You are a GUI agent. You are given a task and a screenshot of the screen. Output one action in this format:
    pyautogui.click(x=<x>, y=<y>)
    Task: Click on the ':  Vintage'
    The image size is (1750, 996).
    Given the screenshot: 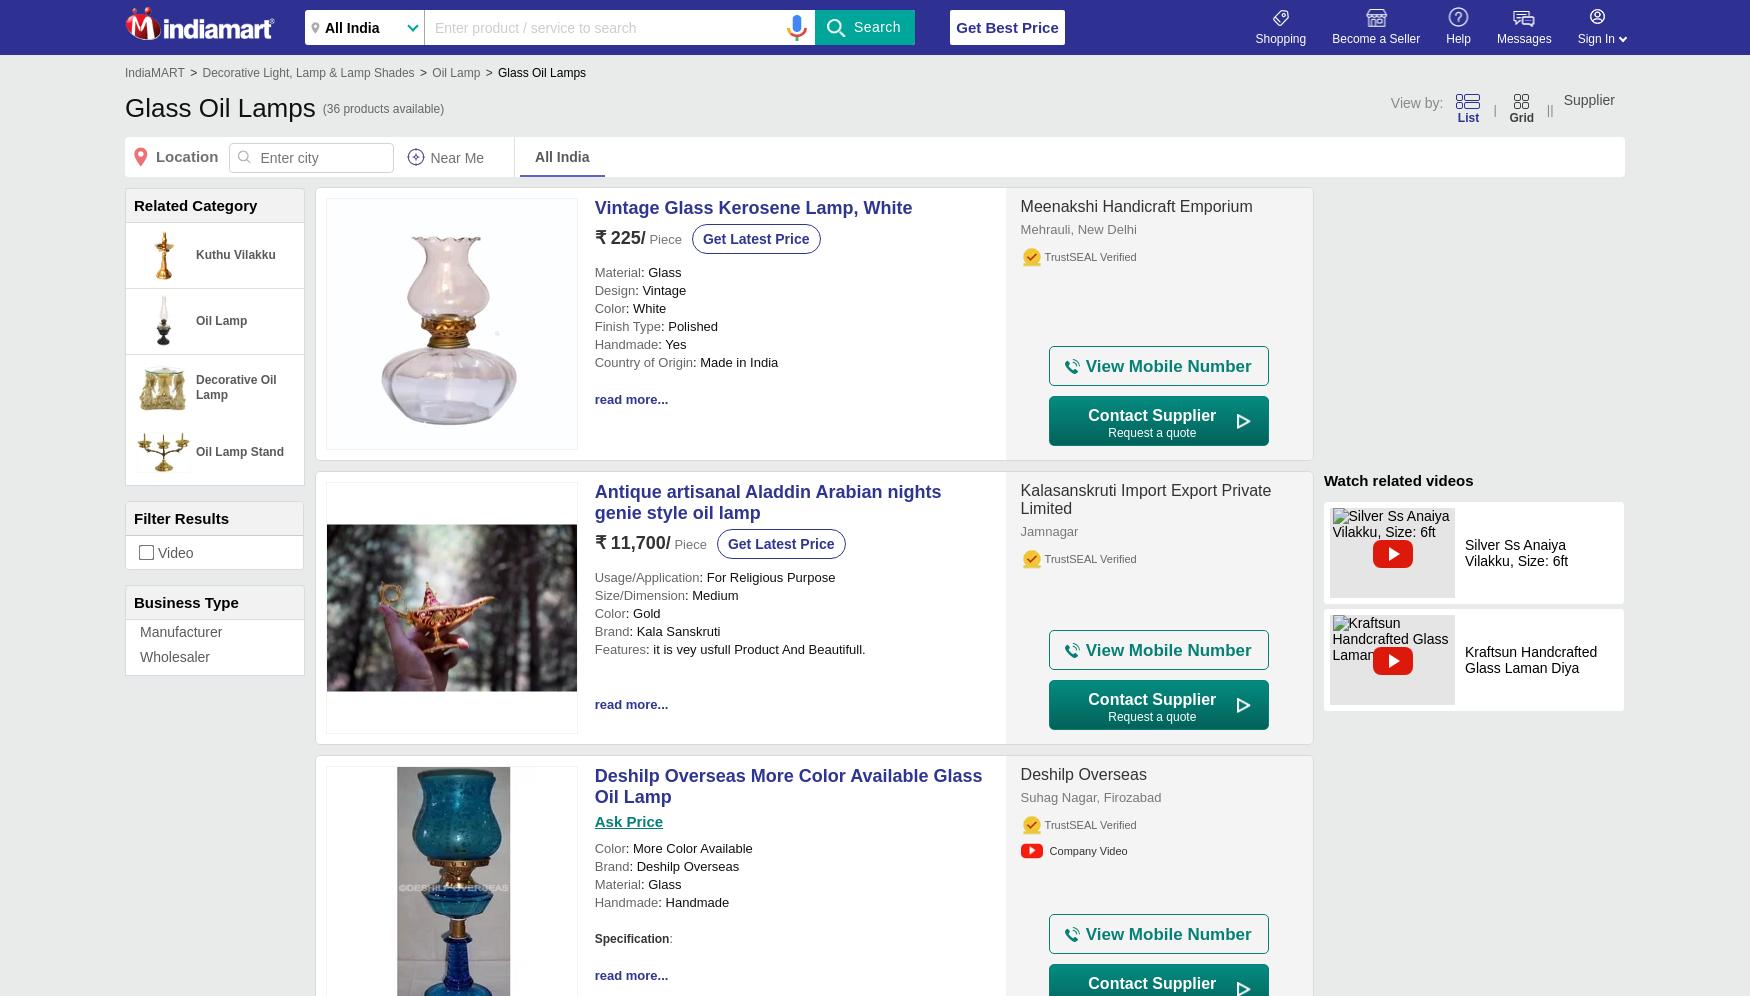 What is the action you would take?
    pyautogui.click(x=659, y=290)
    